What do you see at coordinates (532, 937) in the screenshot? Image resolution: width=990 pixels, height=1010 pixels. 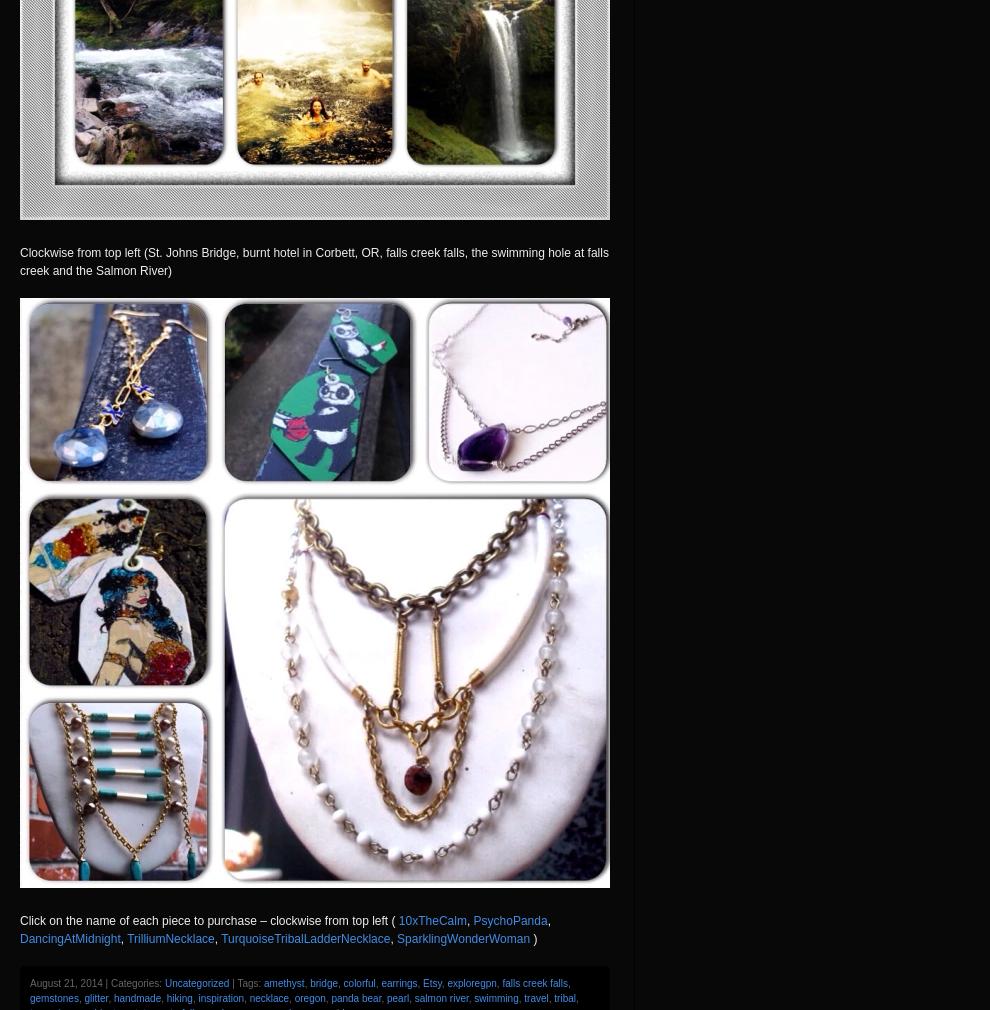 I see `')'` at bounding box center [532, 937].